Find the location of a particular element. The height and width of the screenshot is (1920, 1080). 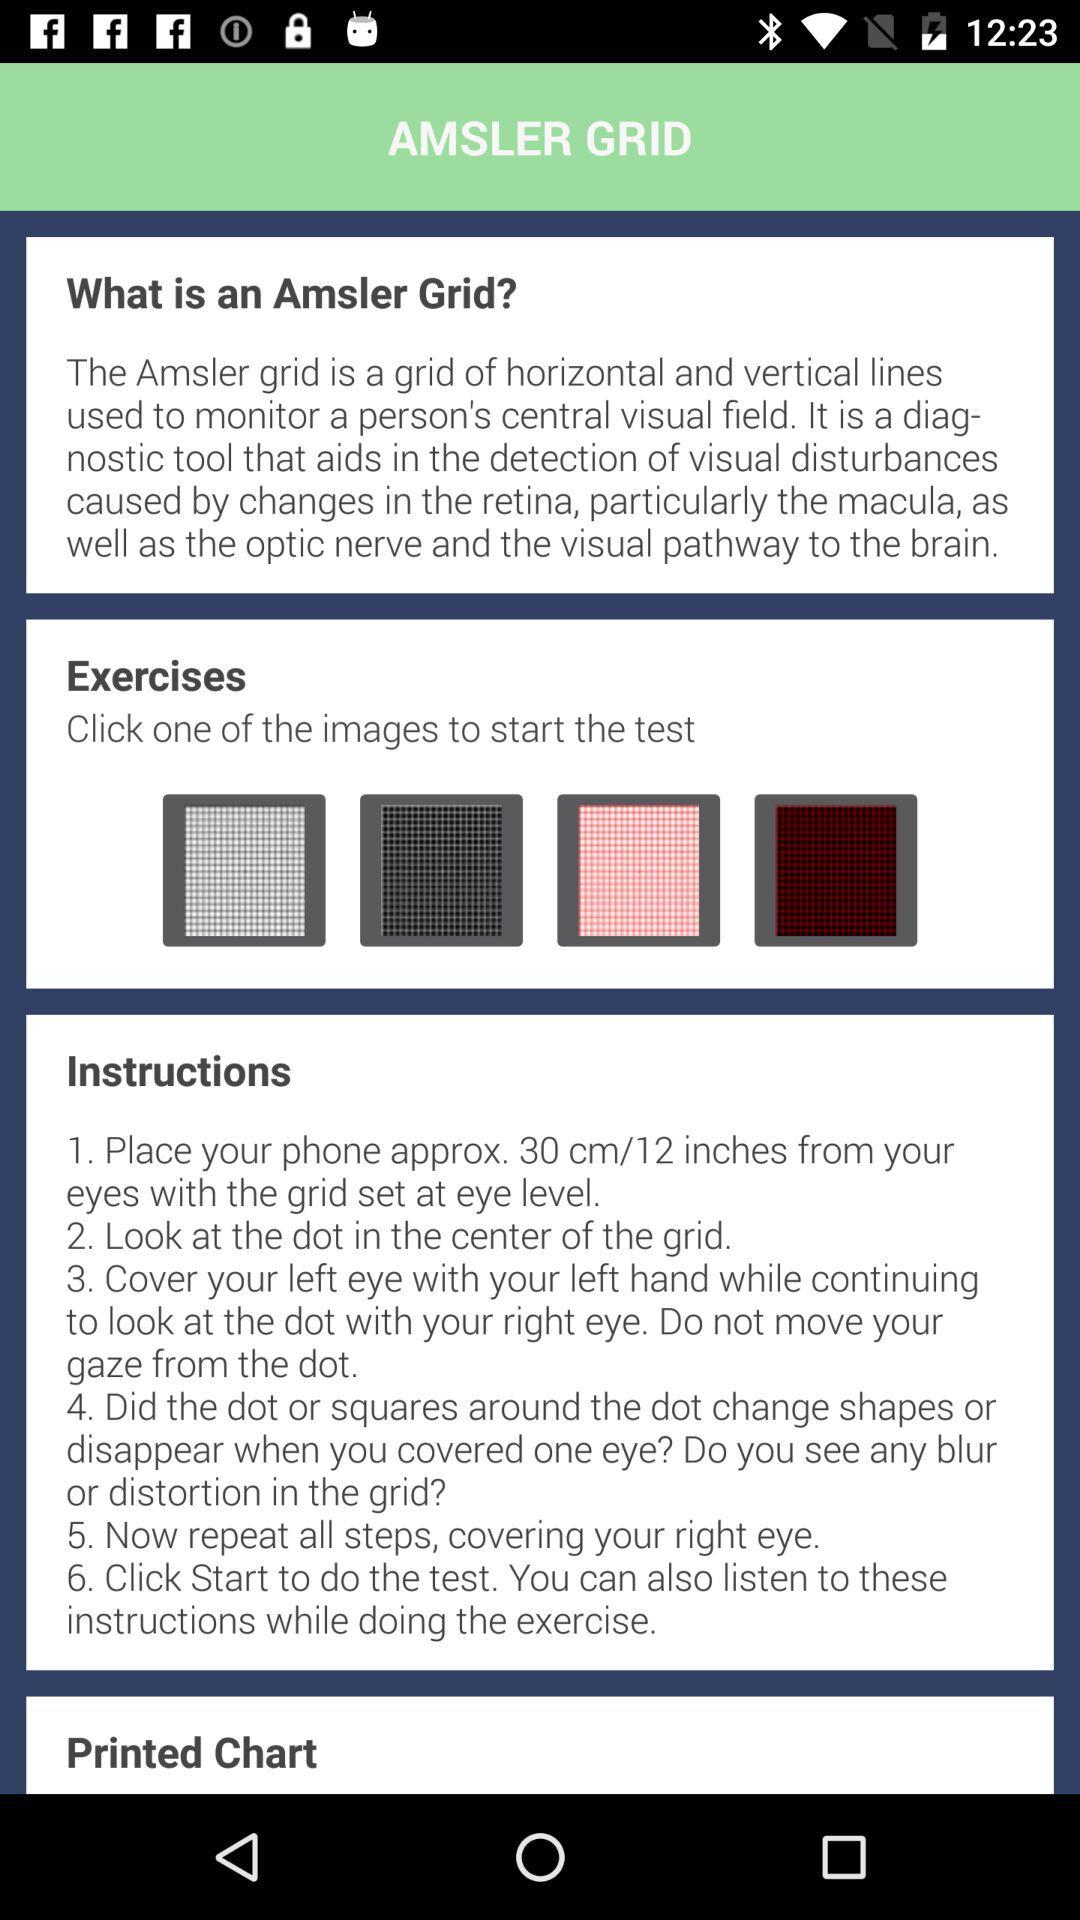

open the fourth exercise is located at coordinates (835, 870).